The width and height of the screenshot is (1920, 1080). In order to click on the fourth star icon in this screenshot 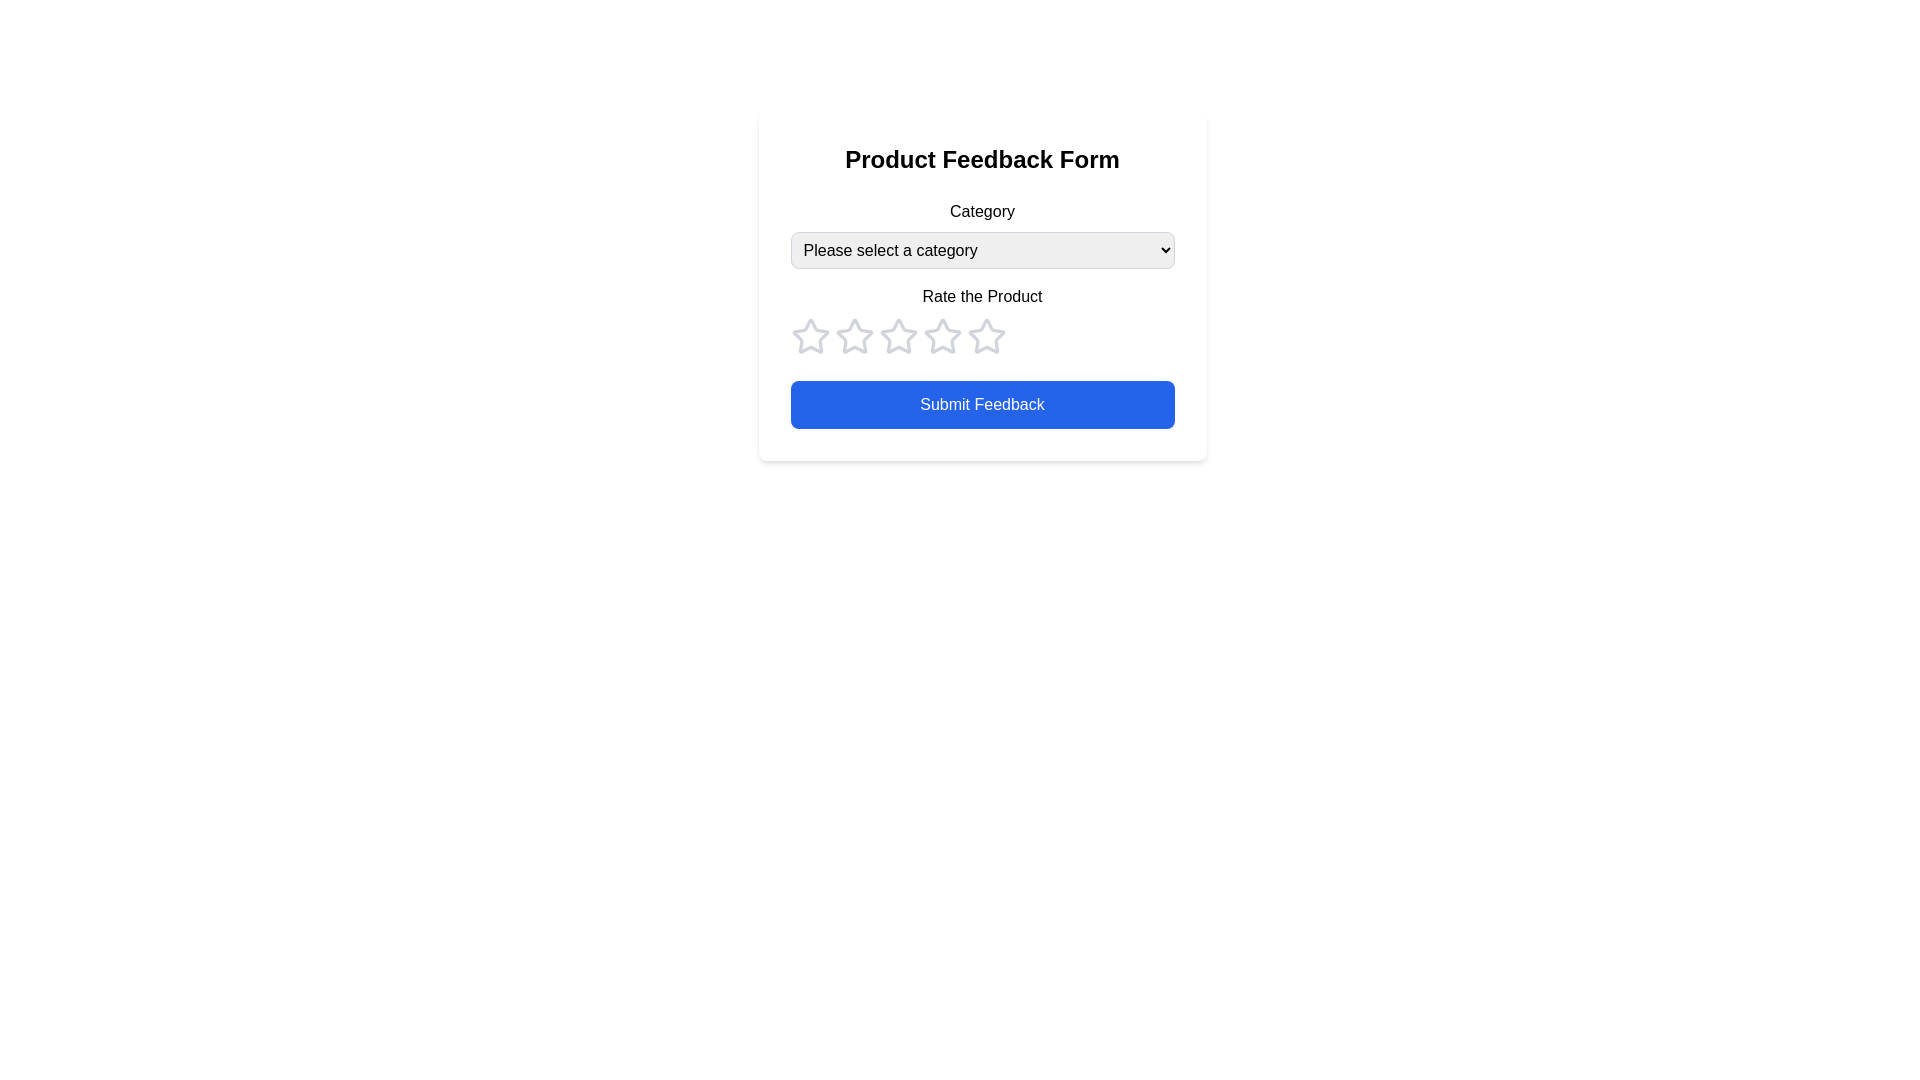, I will do `click(982, 335)`.